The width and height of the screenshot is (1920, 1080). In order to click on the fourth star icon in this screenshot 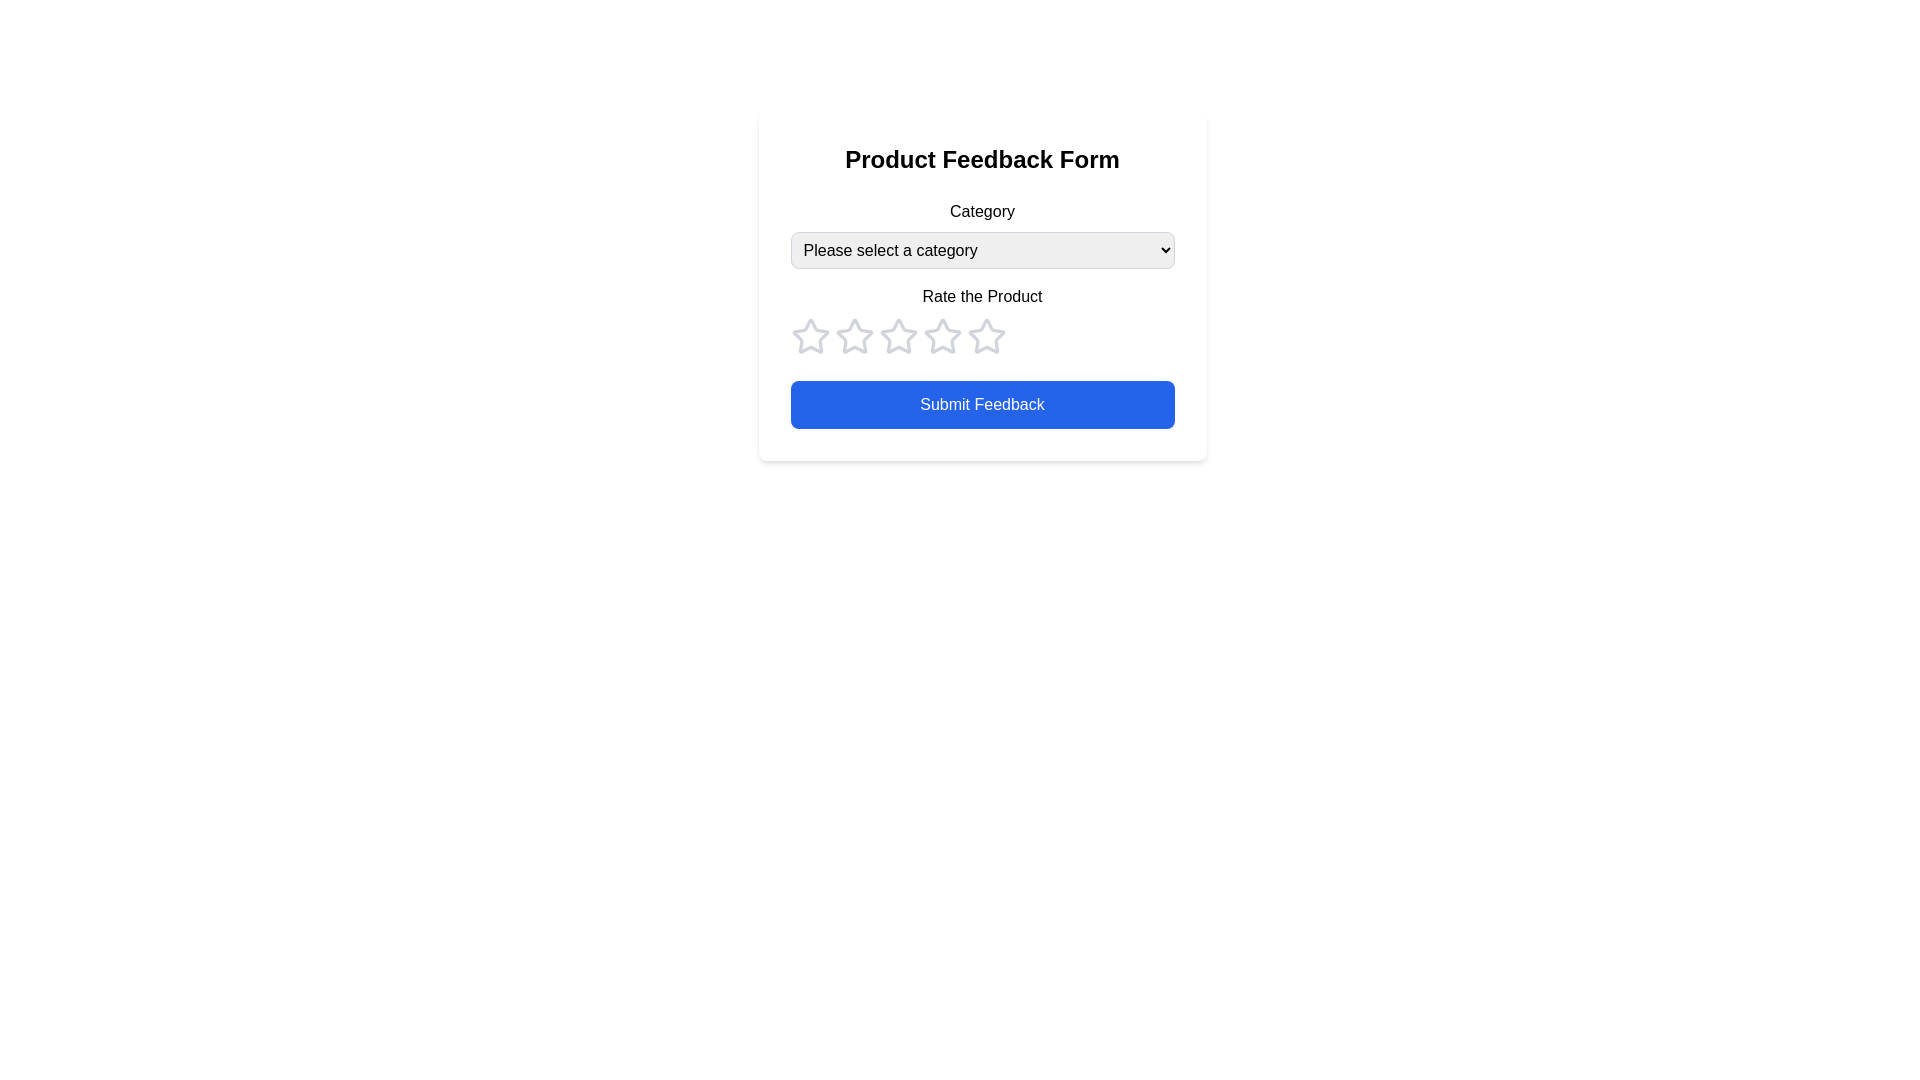, I will do `click(982, 335)`.